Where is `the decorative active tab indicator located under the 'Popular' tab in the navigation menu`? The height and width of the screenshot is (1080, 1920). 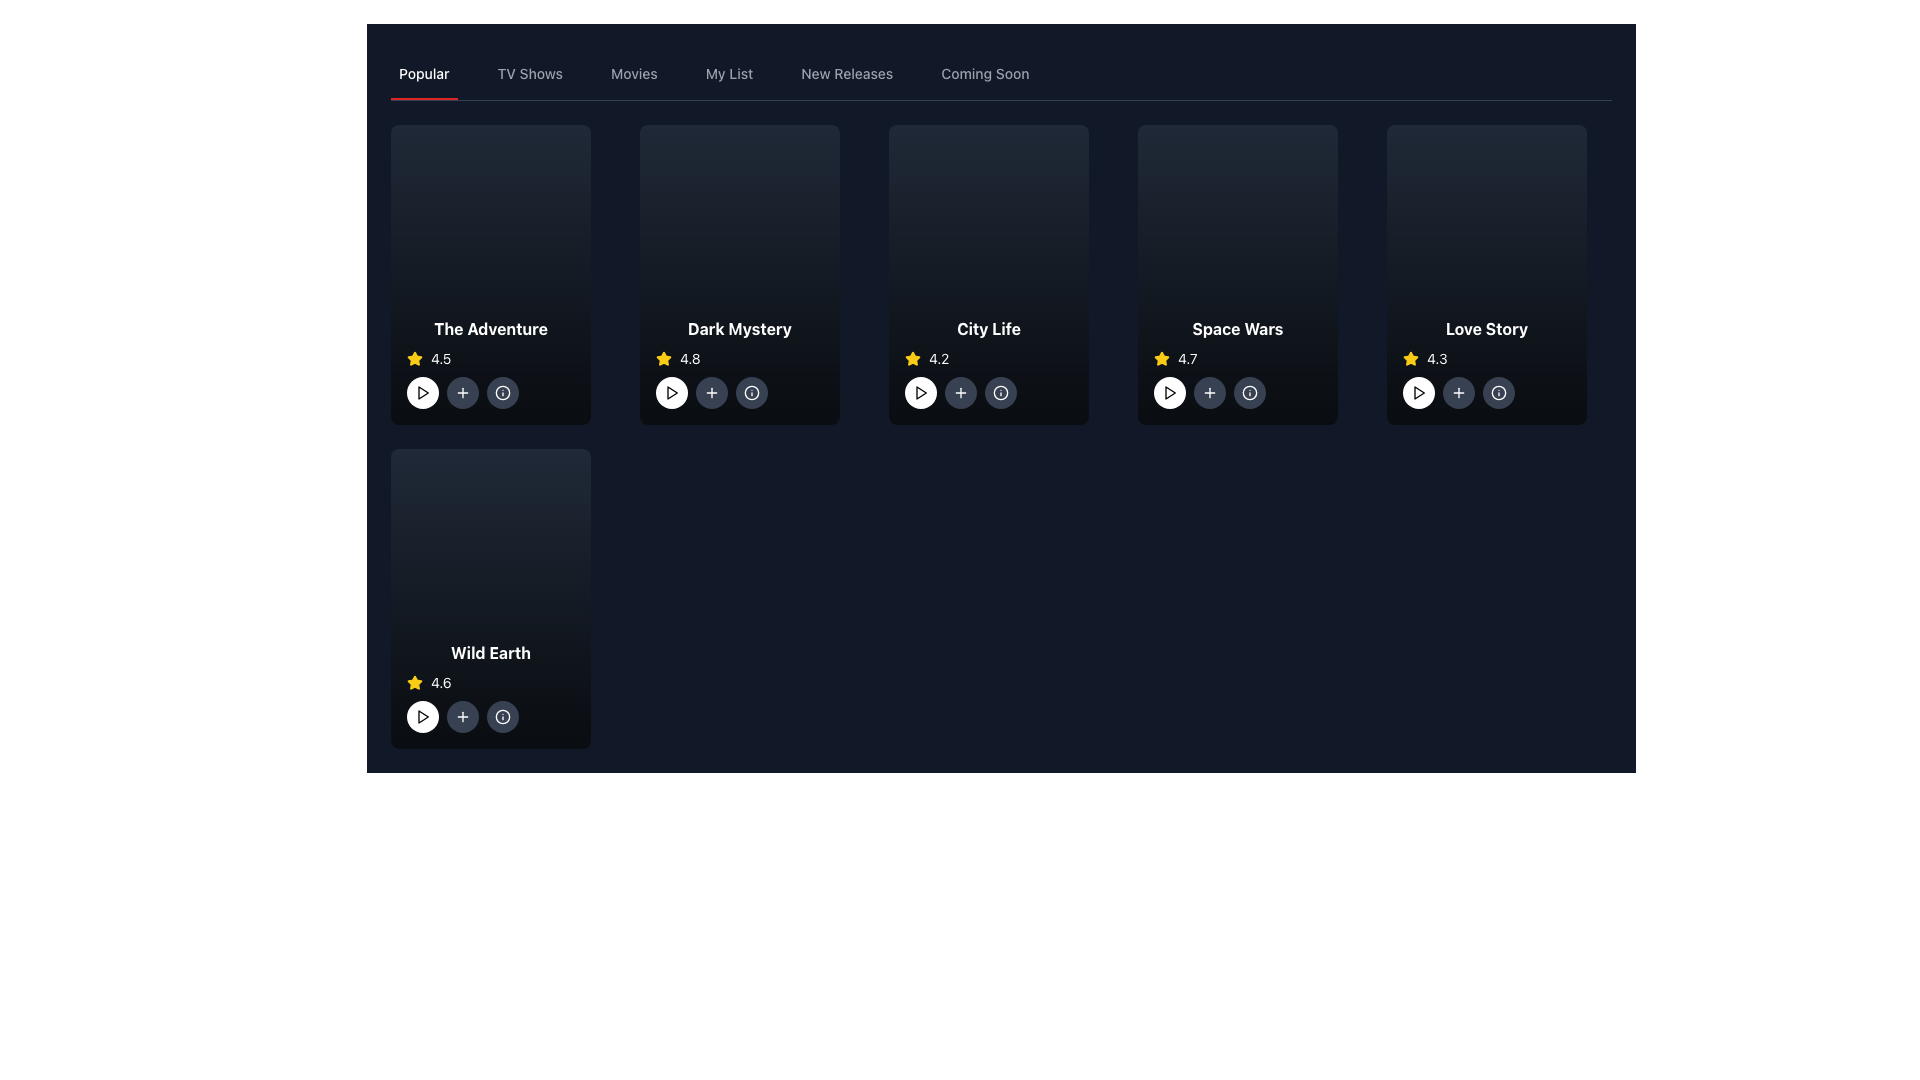
the decorative active tab indicator located under the 'Popular' tab in the navigation menu is located at coordinates (423, 99).